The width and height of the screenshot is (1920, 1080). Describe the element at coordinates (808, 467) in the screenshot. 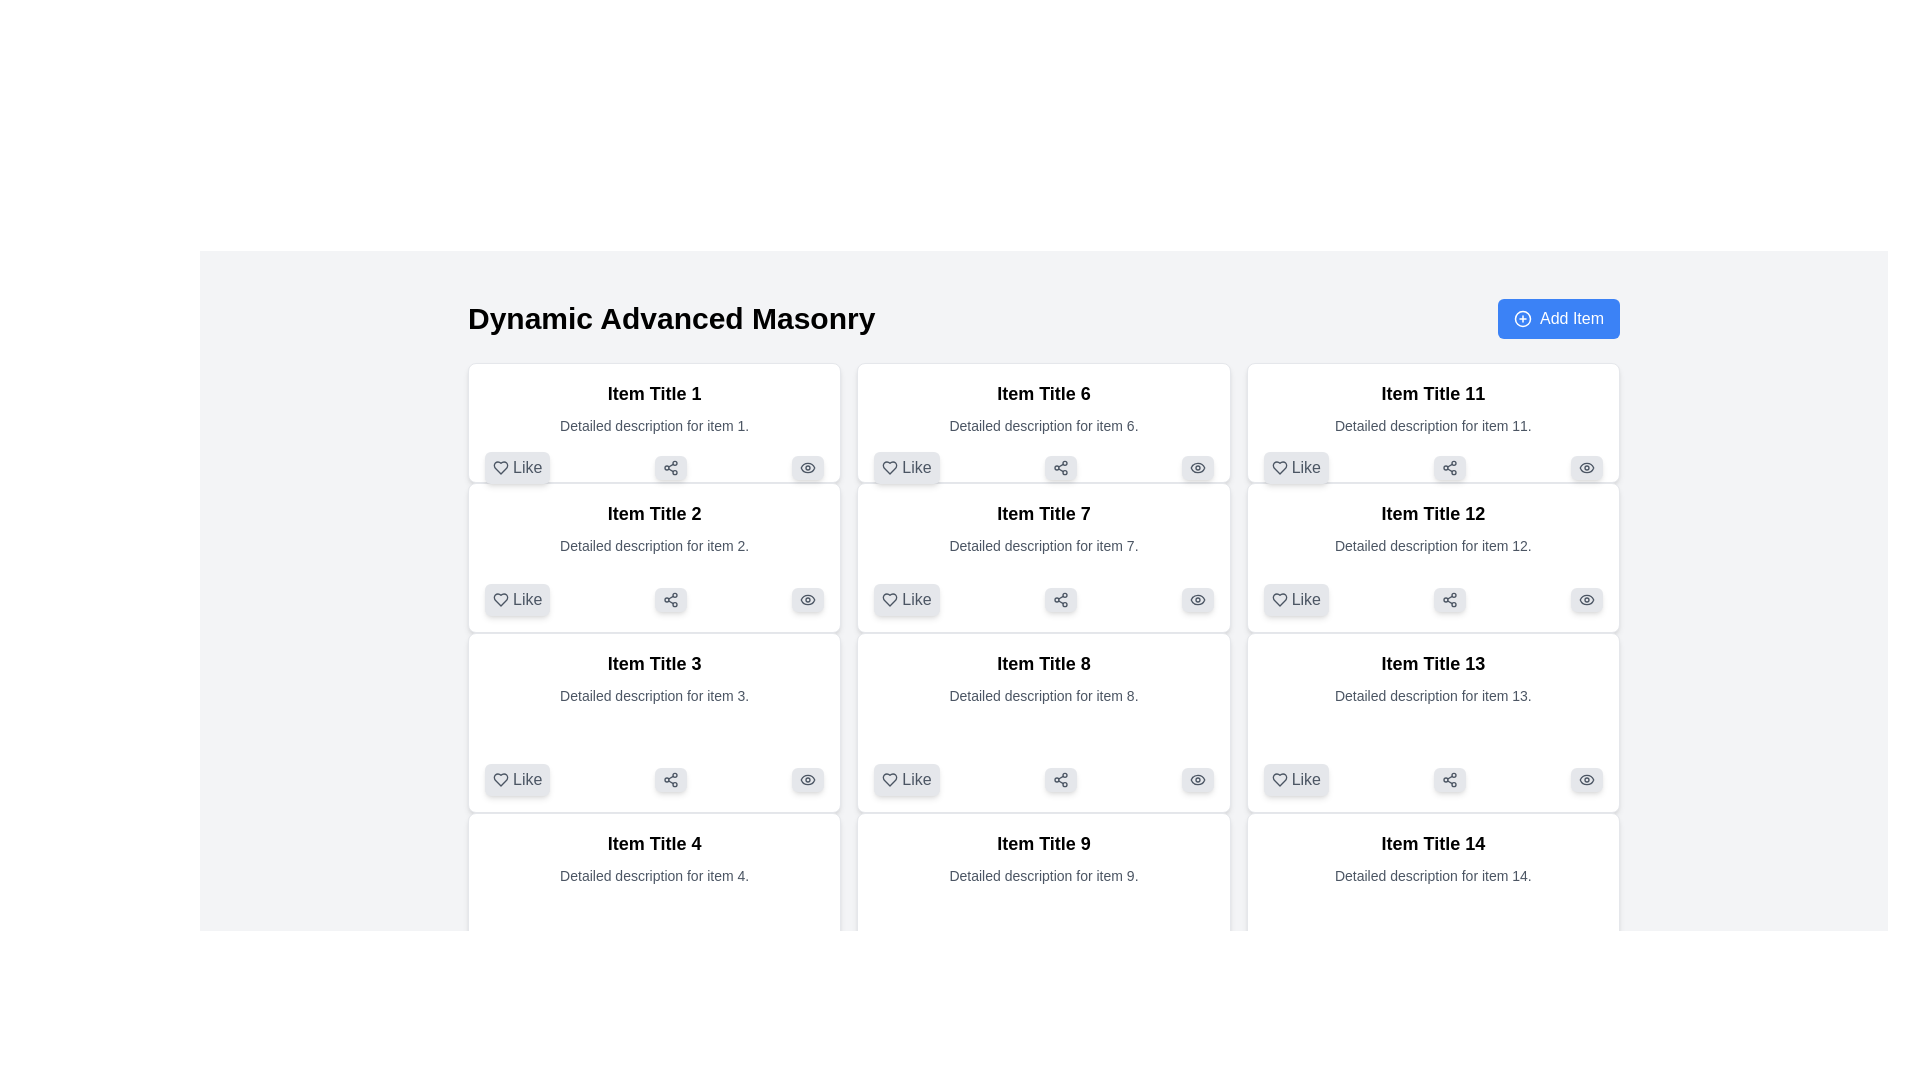

I see `the visibility toggle icon located in the lower right corner of the first card labeled 'Item Title 1'` at that location.